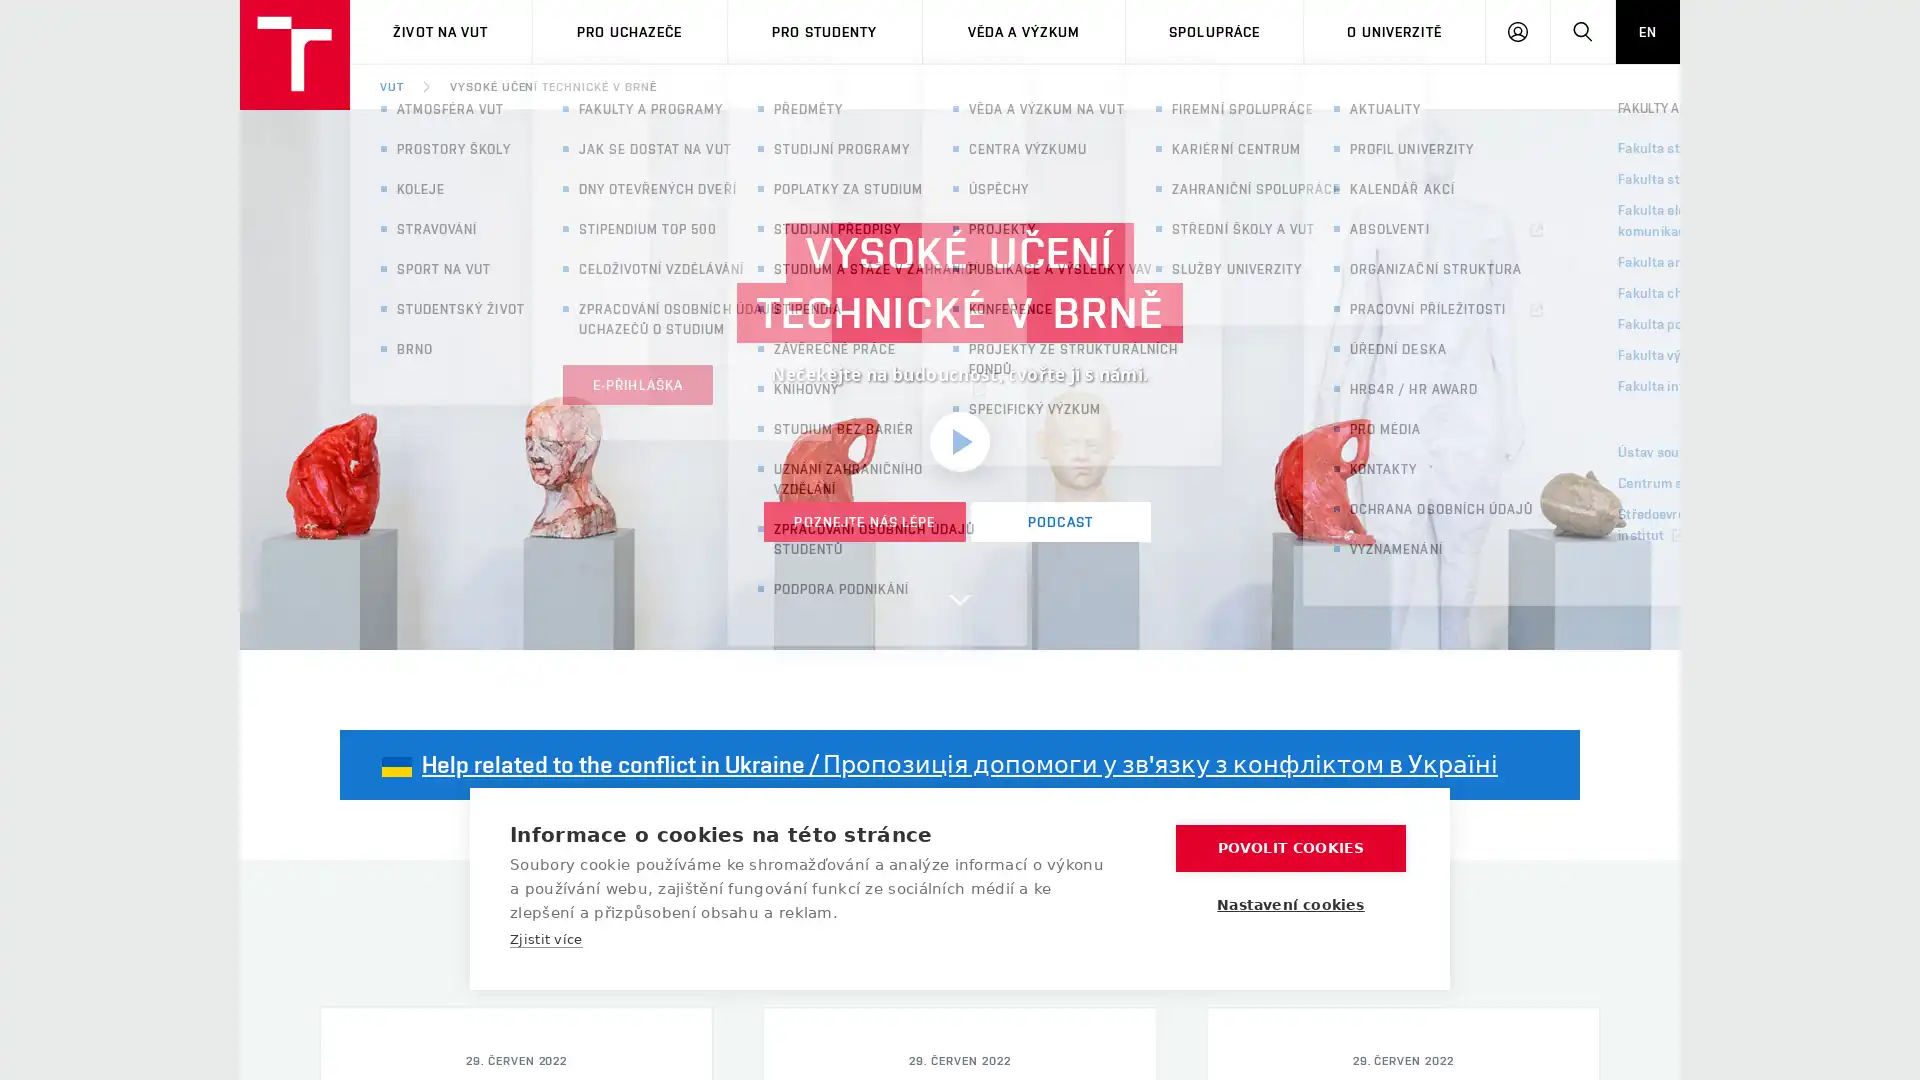 The width and height of the screenshot is (1920, 1080). What do you see at coordinates (1291, 905) in the screenshot?
I see `Nastaveni cookies` at bounding box center [1291, 905].